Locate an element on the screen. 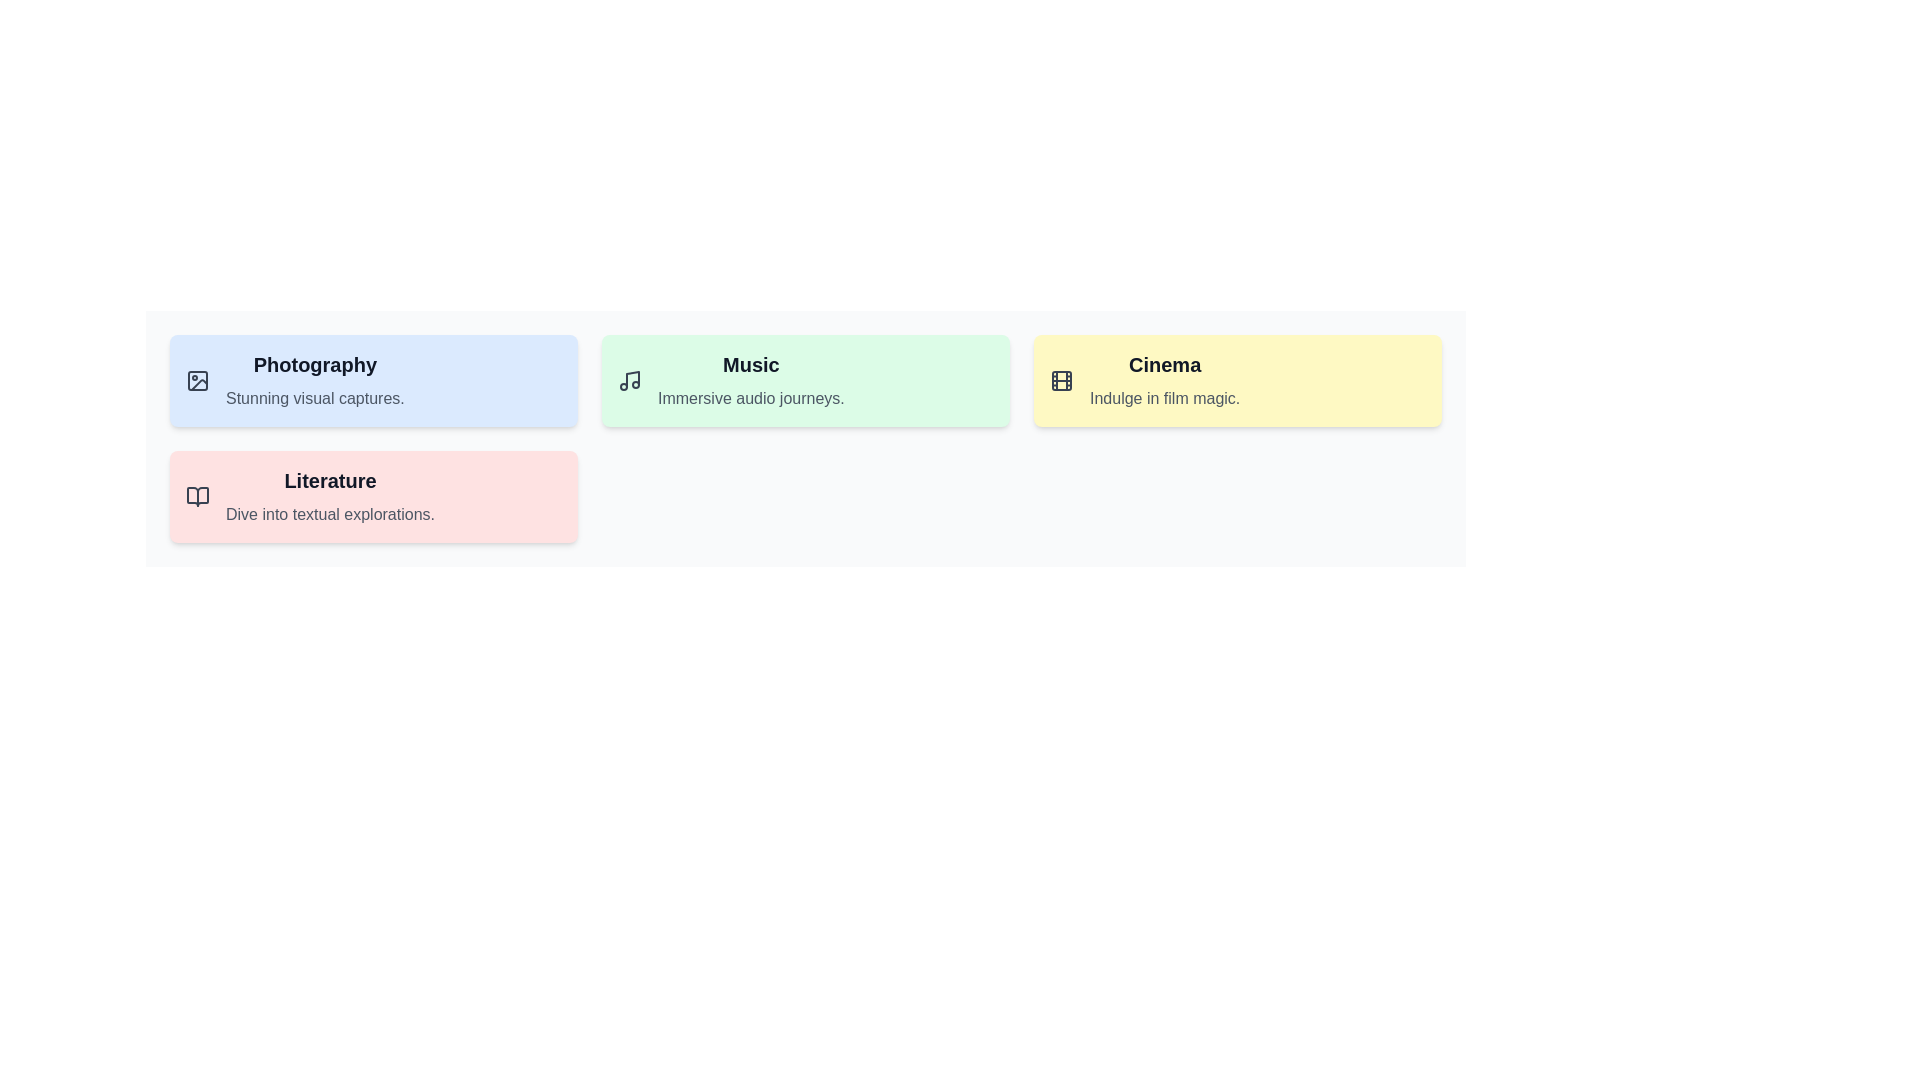  the bold, black text element displaying the word 'Music', which is styled with a large font size and located in the center area of a mint green box, positioned above the subtitle 'Immersive audio journeys.' and to the right of the musical note icon is located at coordinates (750, 365).